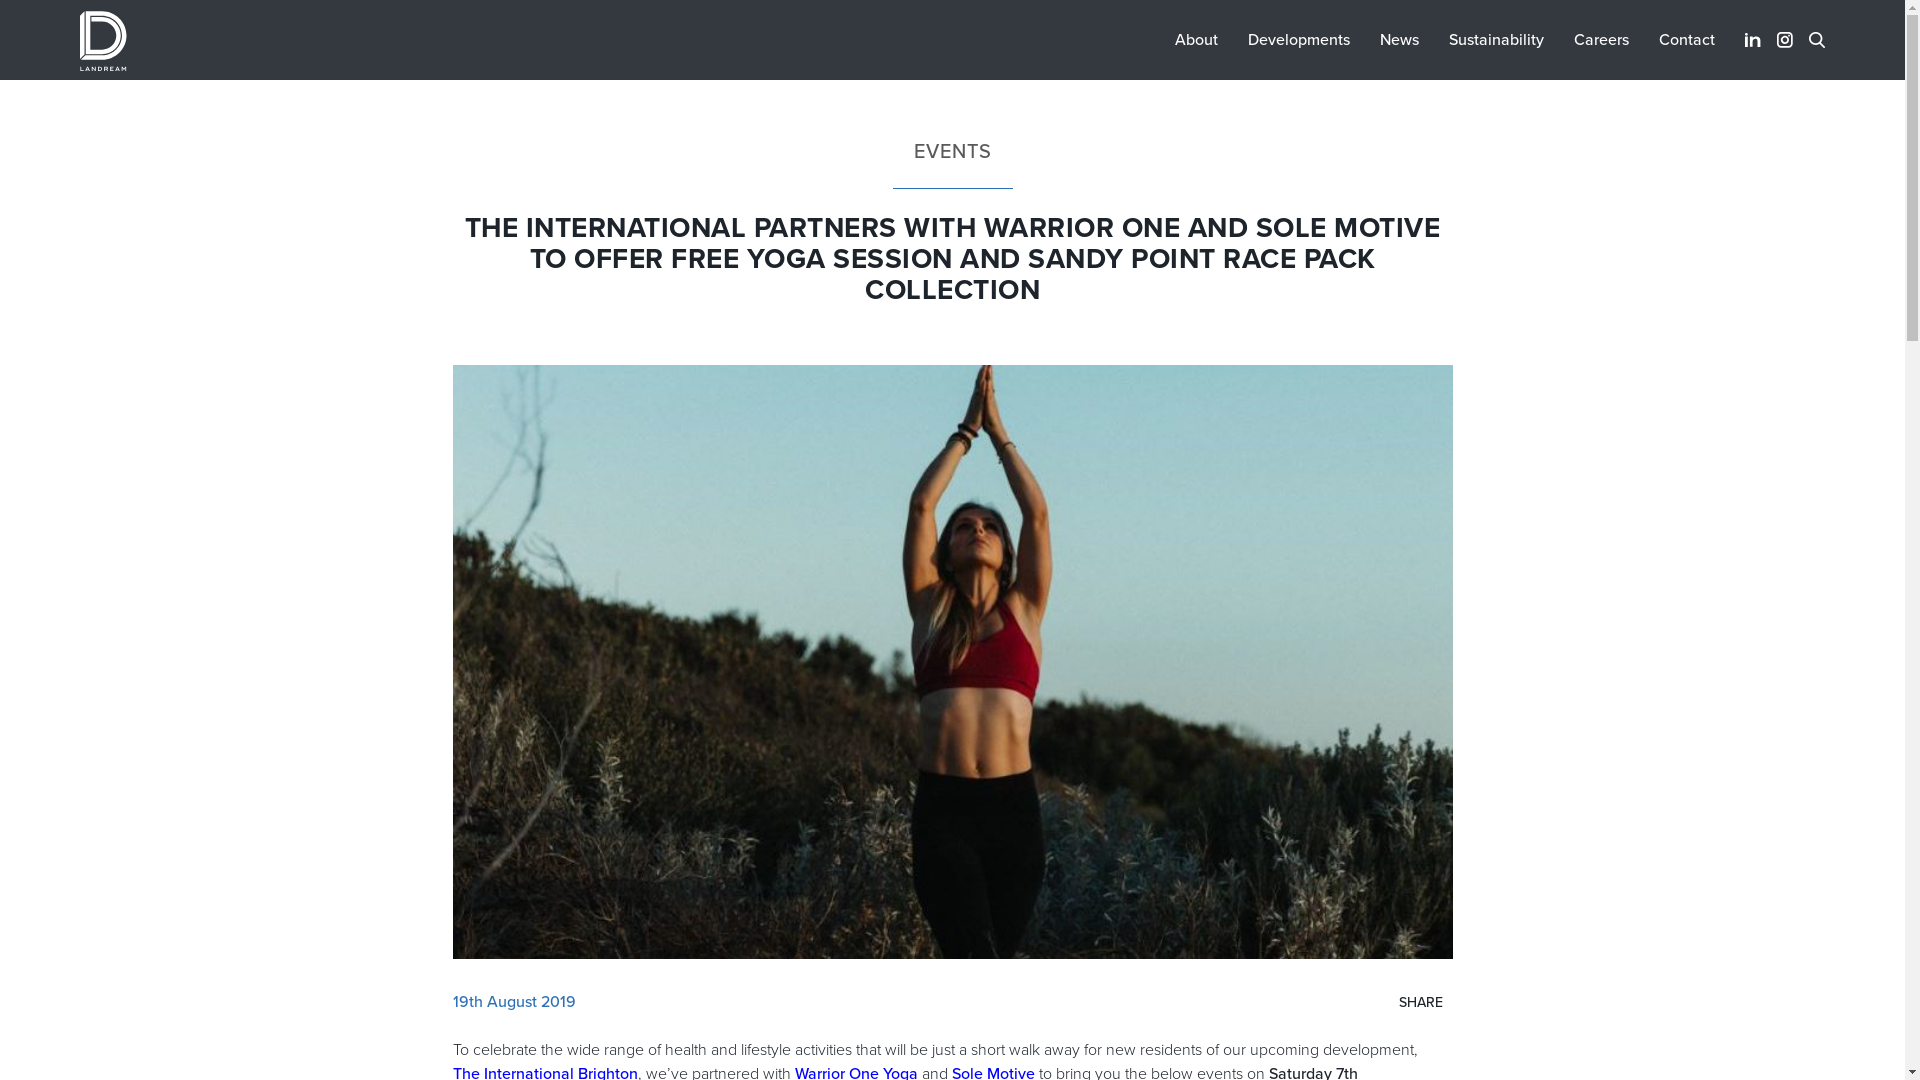 This screenshot has width=1920, height=1080. I want to click on 'About', so click(1196, 39).